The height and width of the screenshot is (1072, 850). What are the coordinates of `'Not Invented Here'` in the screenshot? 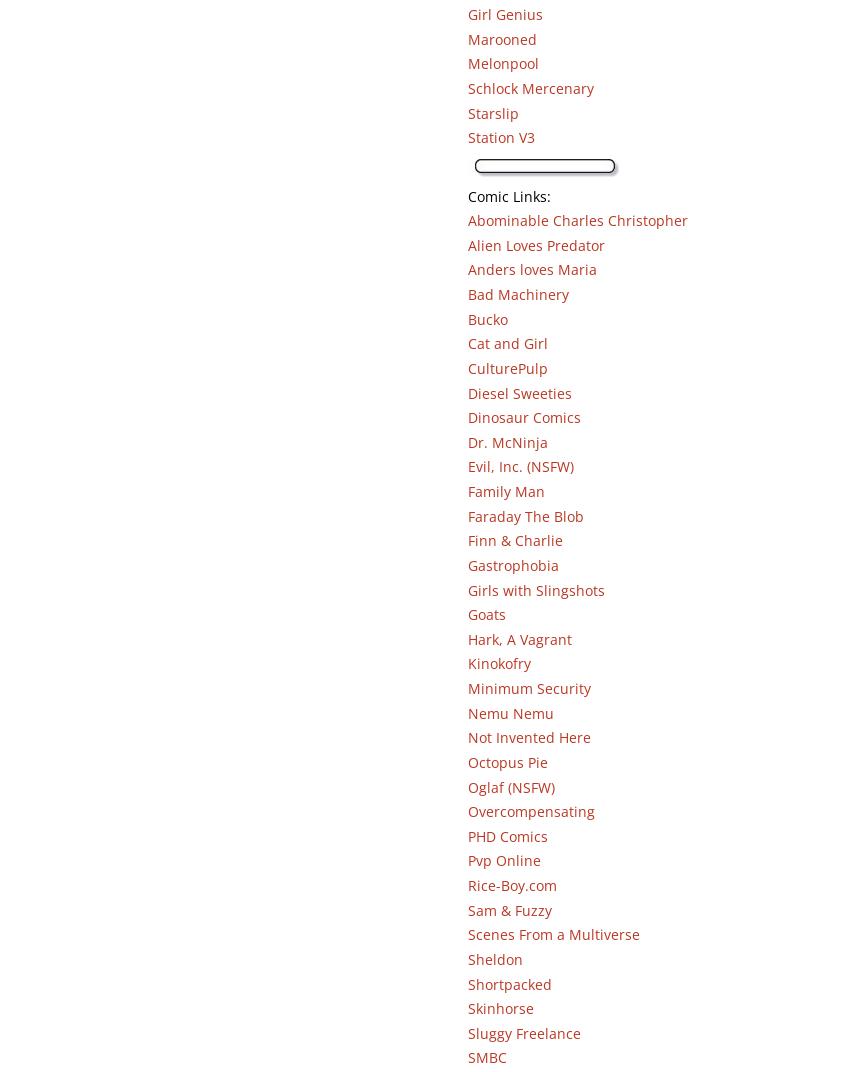 It's located at (527, 736).